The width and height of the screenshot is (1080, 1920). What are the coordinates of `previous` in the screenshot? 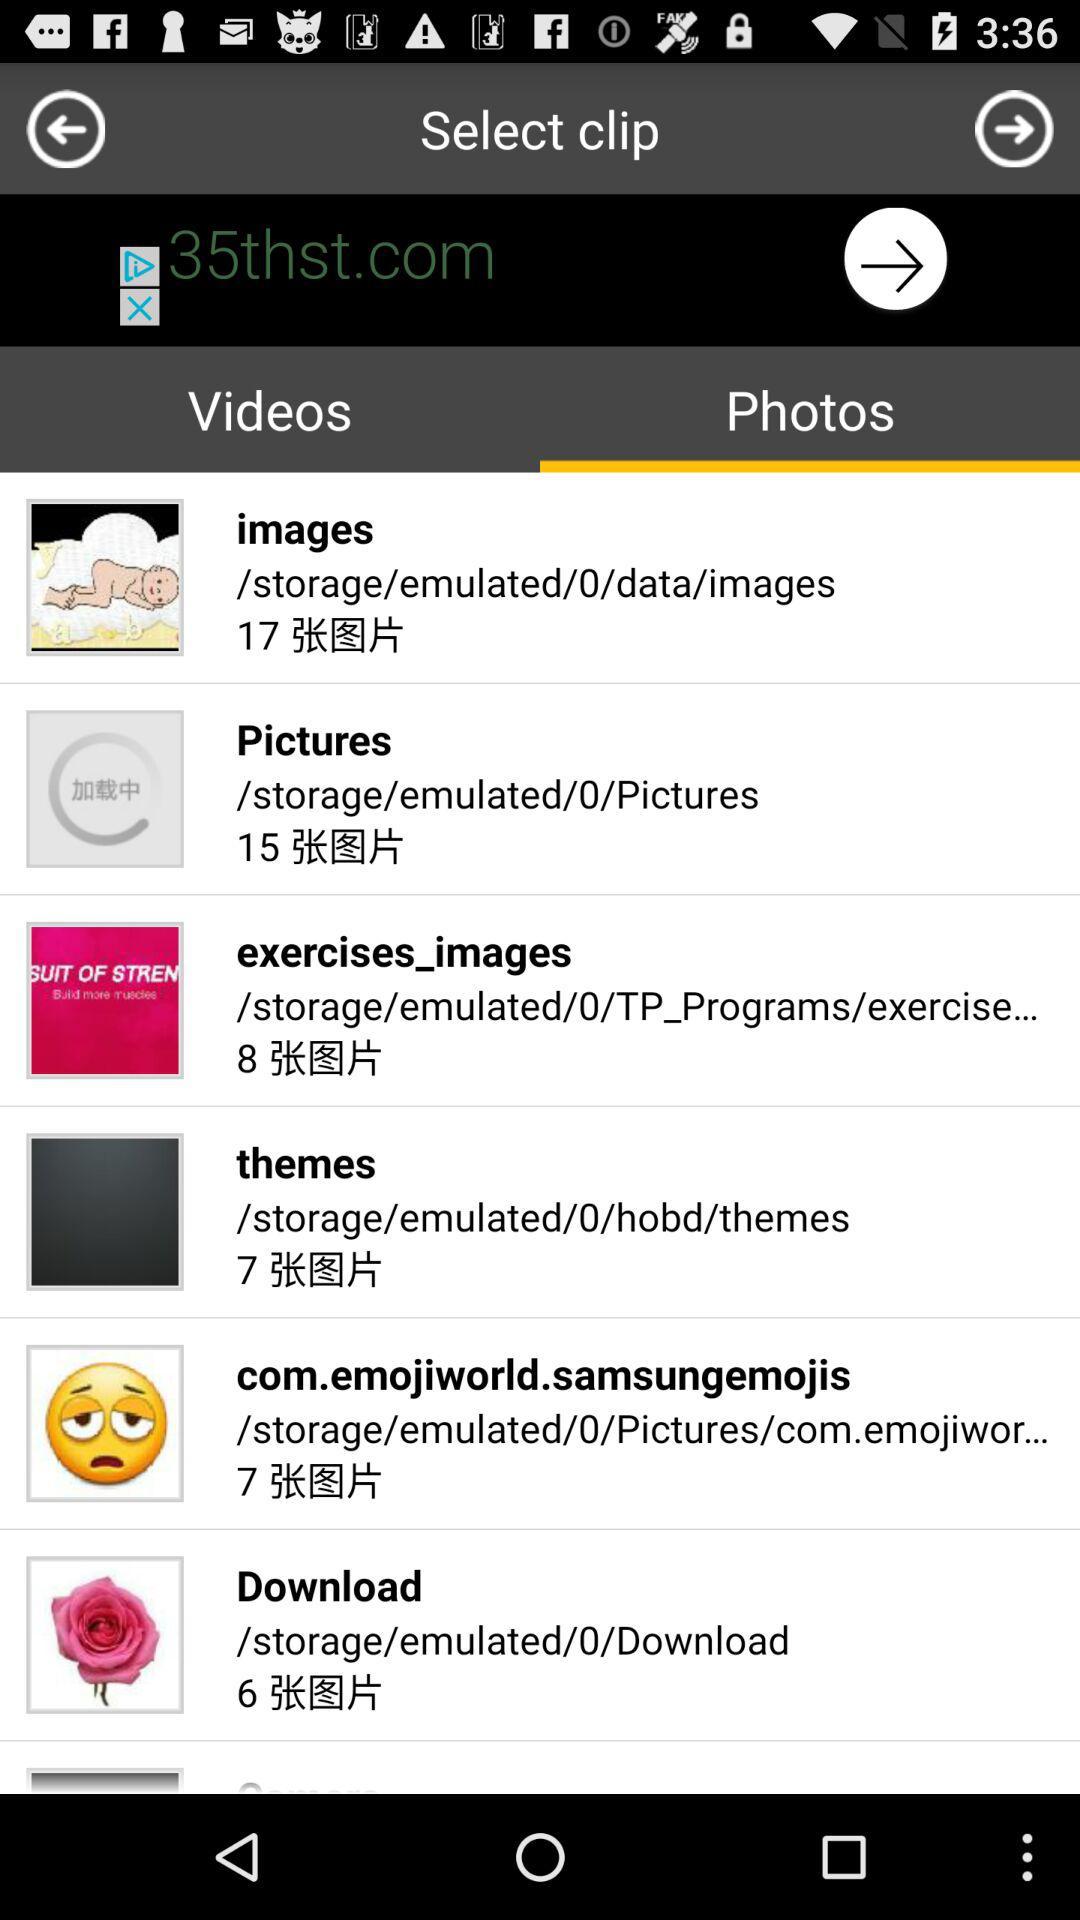 It's located at (64, 127).